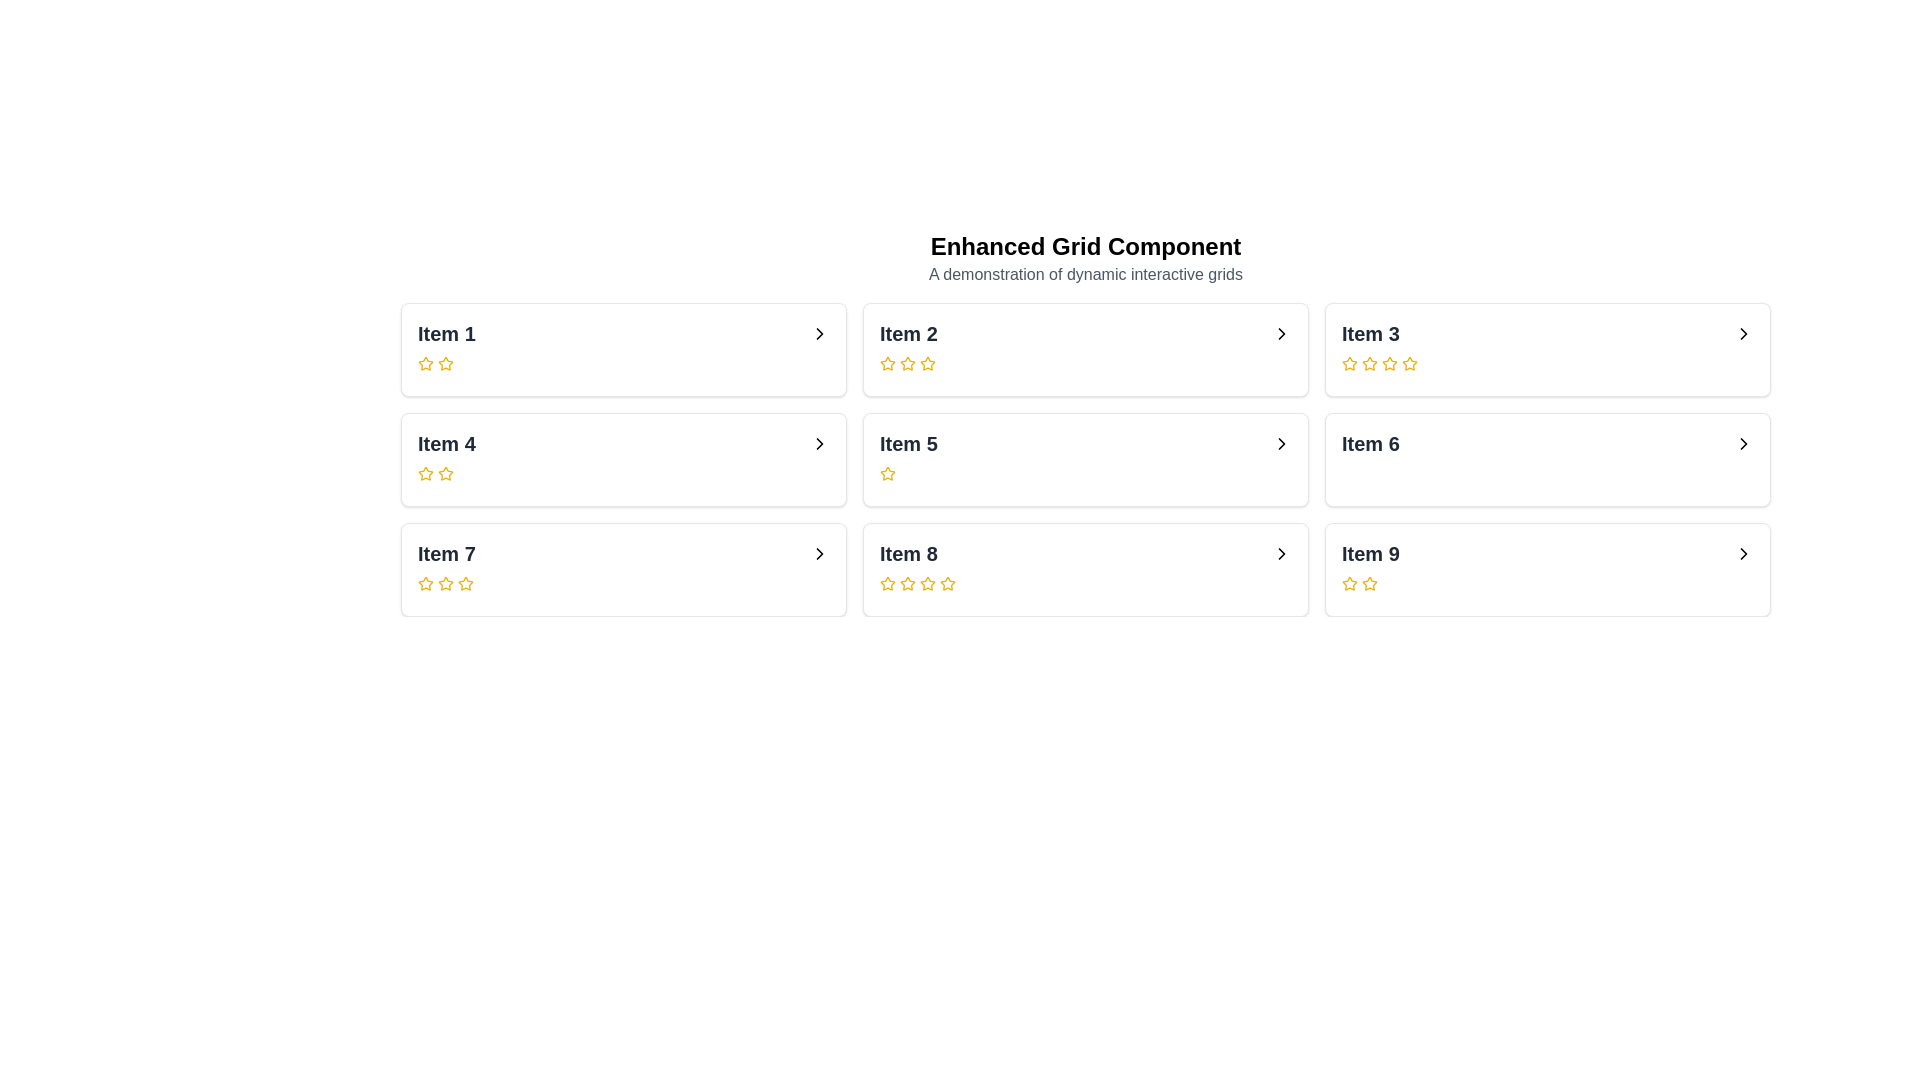  Describe the element at coordinates (1369, 442) in the screenshot. I see `the text label 'Item 6' located in the second column and second row of the grid, which identifies this cell` at that location.